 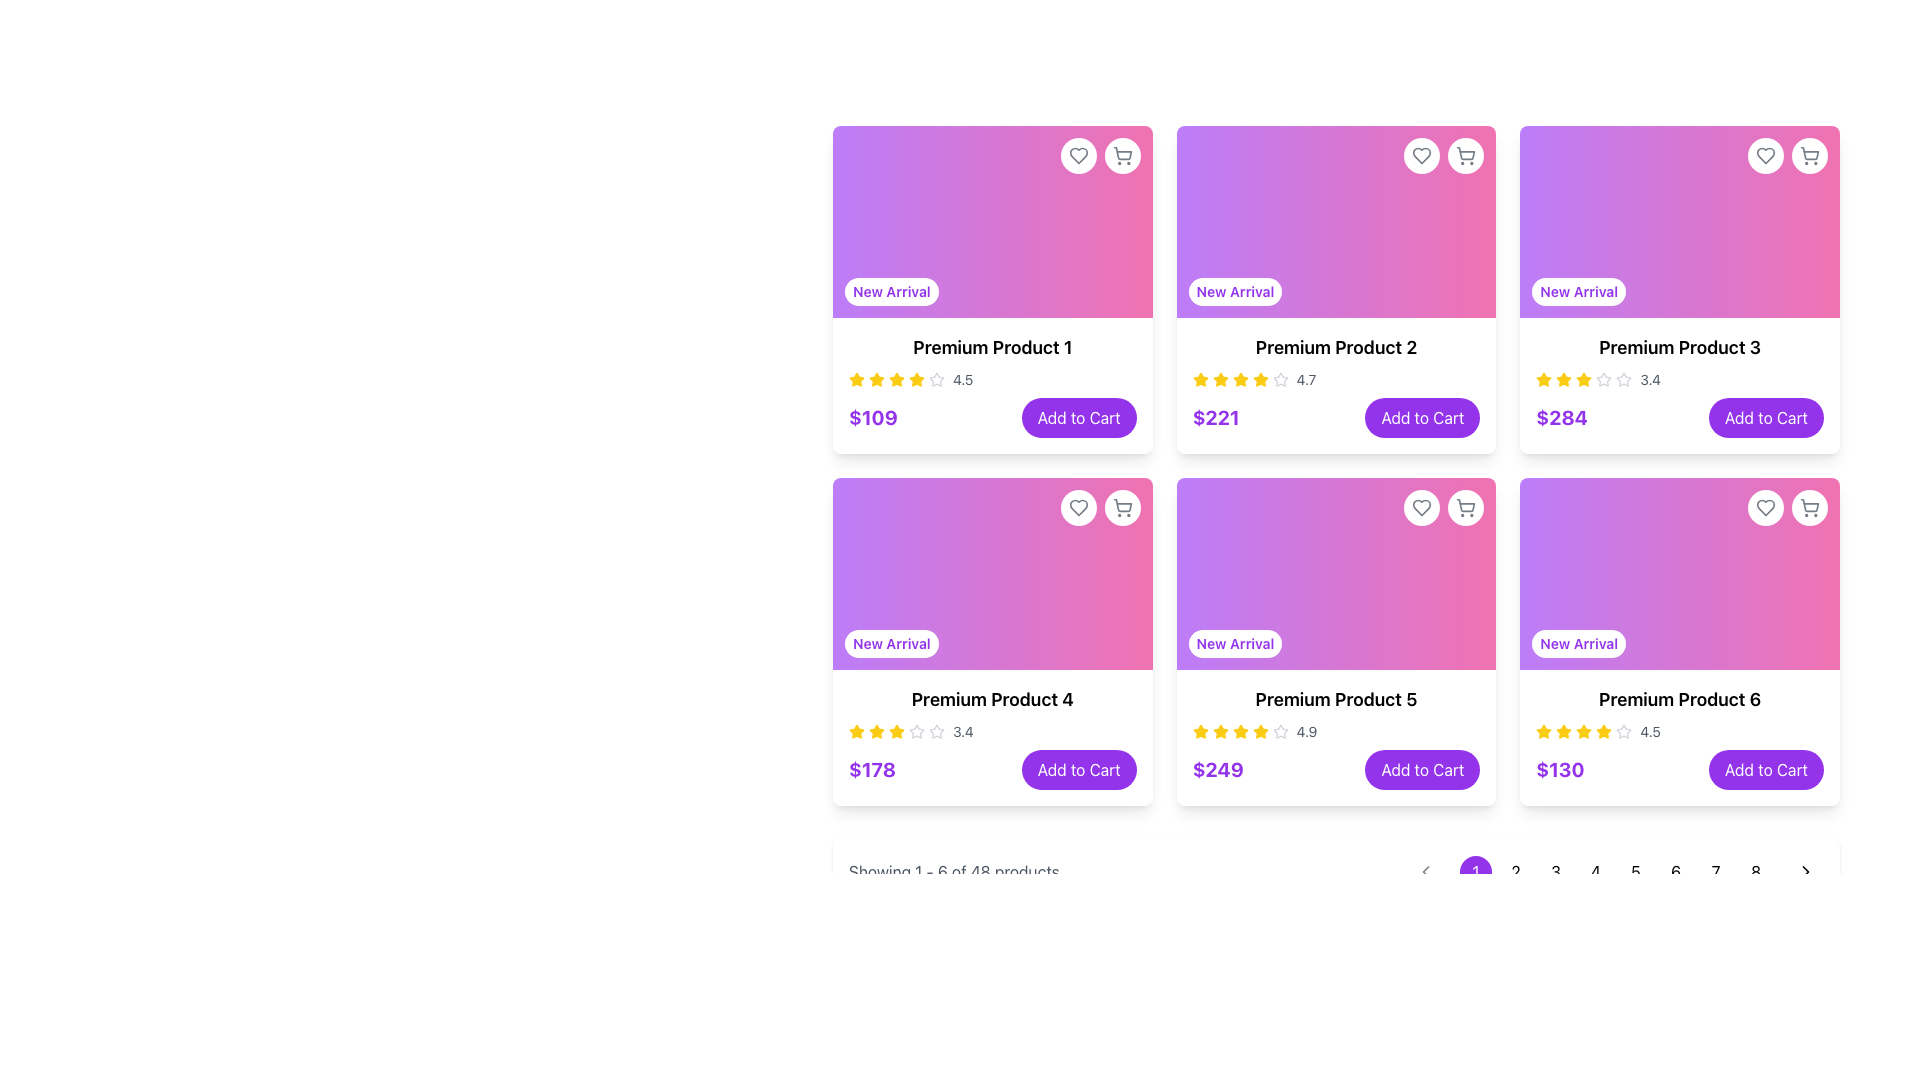 I want to click on the fifth star icon in the rating system for 'Premium Product 5', which visually represents a fraction of the overall rating and is located above the text '4.9', so click(x=1280, y=731).